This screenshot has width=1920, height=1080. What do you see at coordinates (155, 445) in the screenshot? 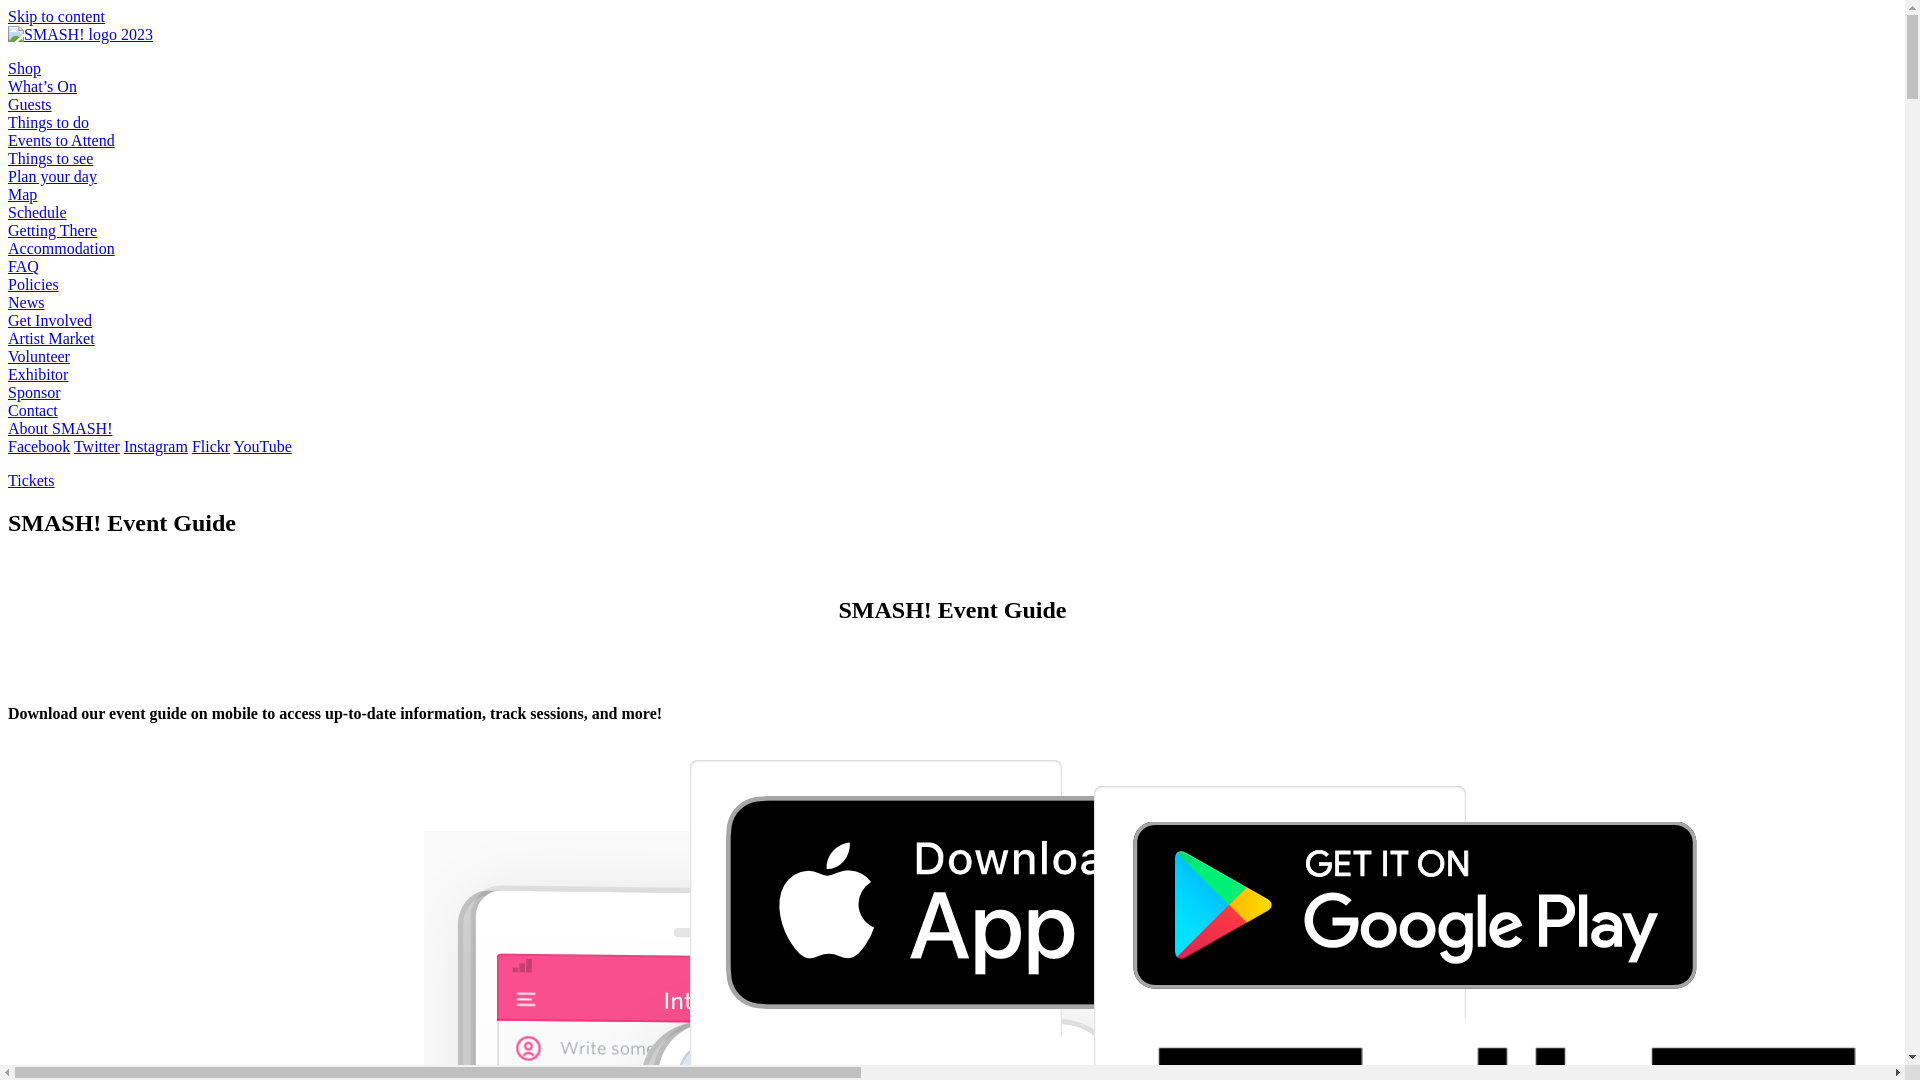
I see `'Instagram'` at bounding box center [155, 445].